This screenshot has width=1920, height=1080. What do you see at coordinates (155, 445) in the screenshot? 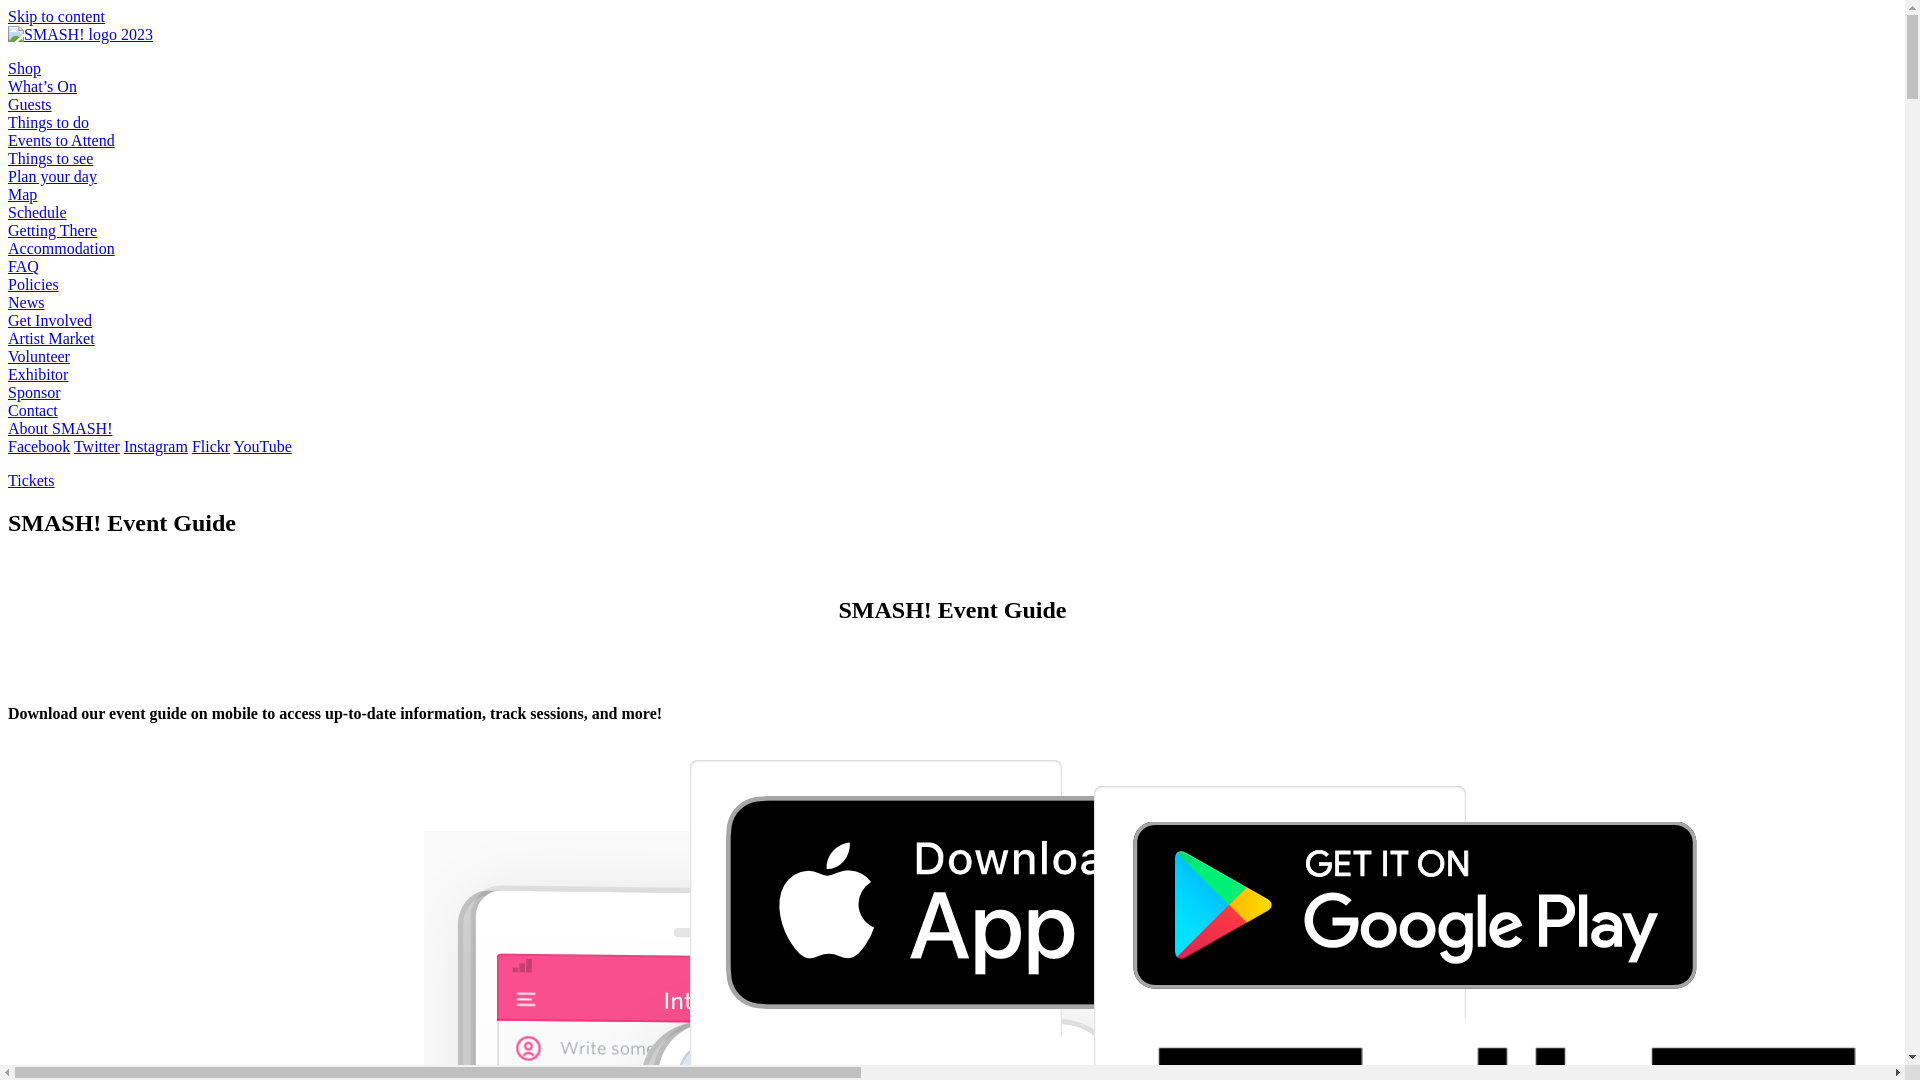
I see `'Instagram'` at bounding box center [155, 445].